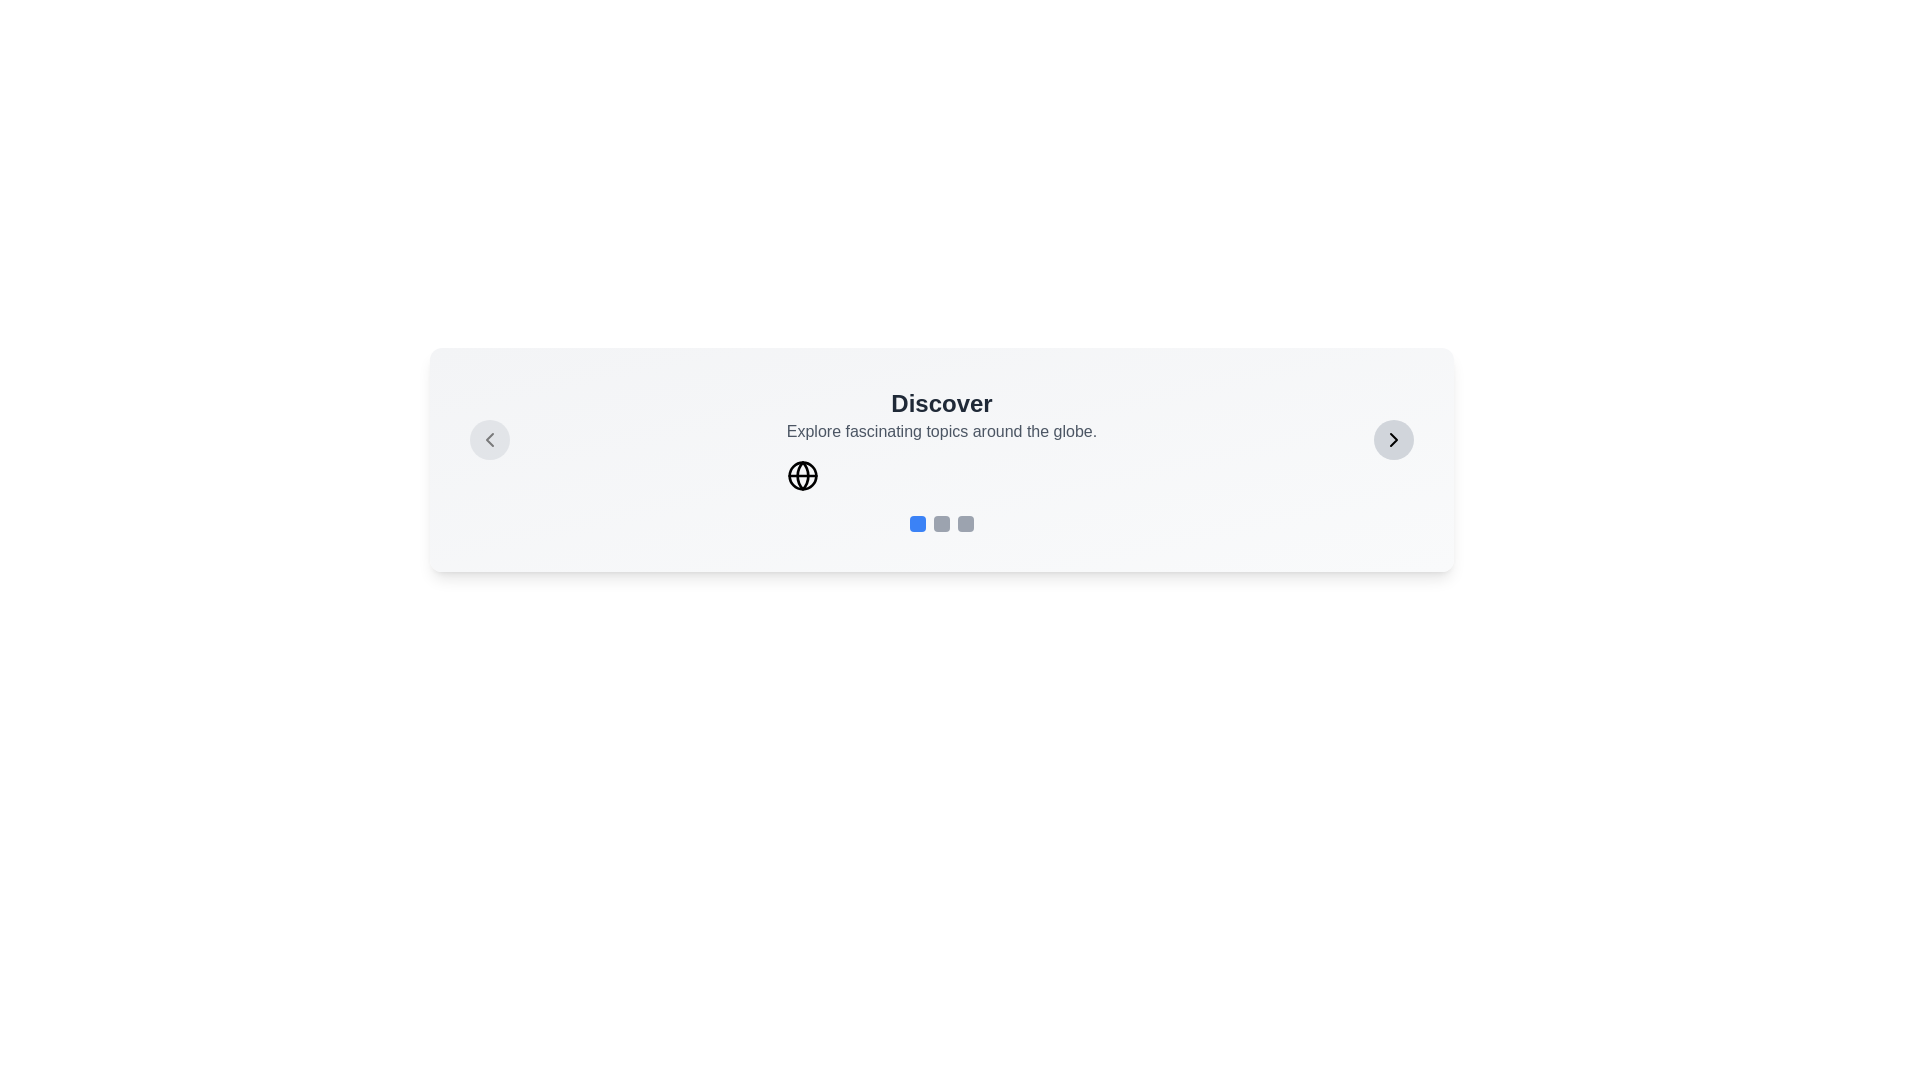 The height and width of the screenshot is (1080, 1920). I want to click on the chevron icon located within the circular button on the far-right side of the interface, so click(1392, 438).